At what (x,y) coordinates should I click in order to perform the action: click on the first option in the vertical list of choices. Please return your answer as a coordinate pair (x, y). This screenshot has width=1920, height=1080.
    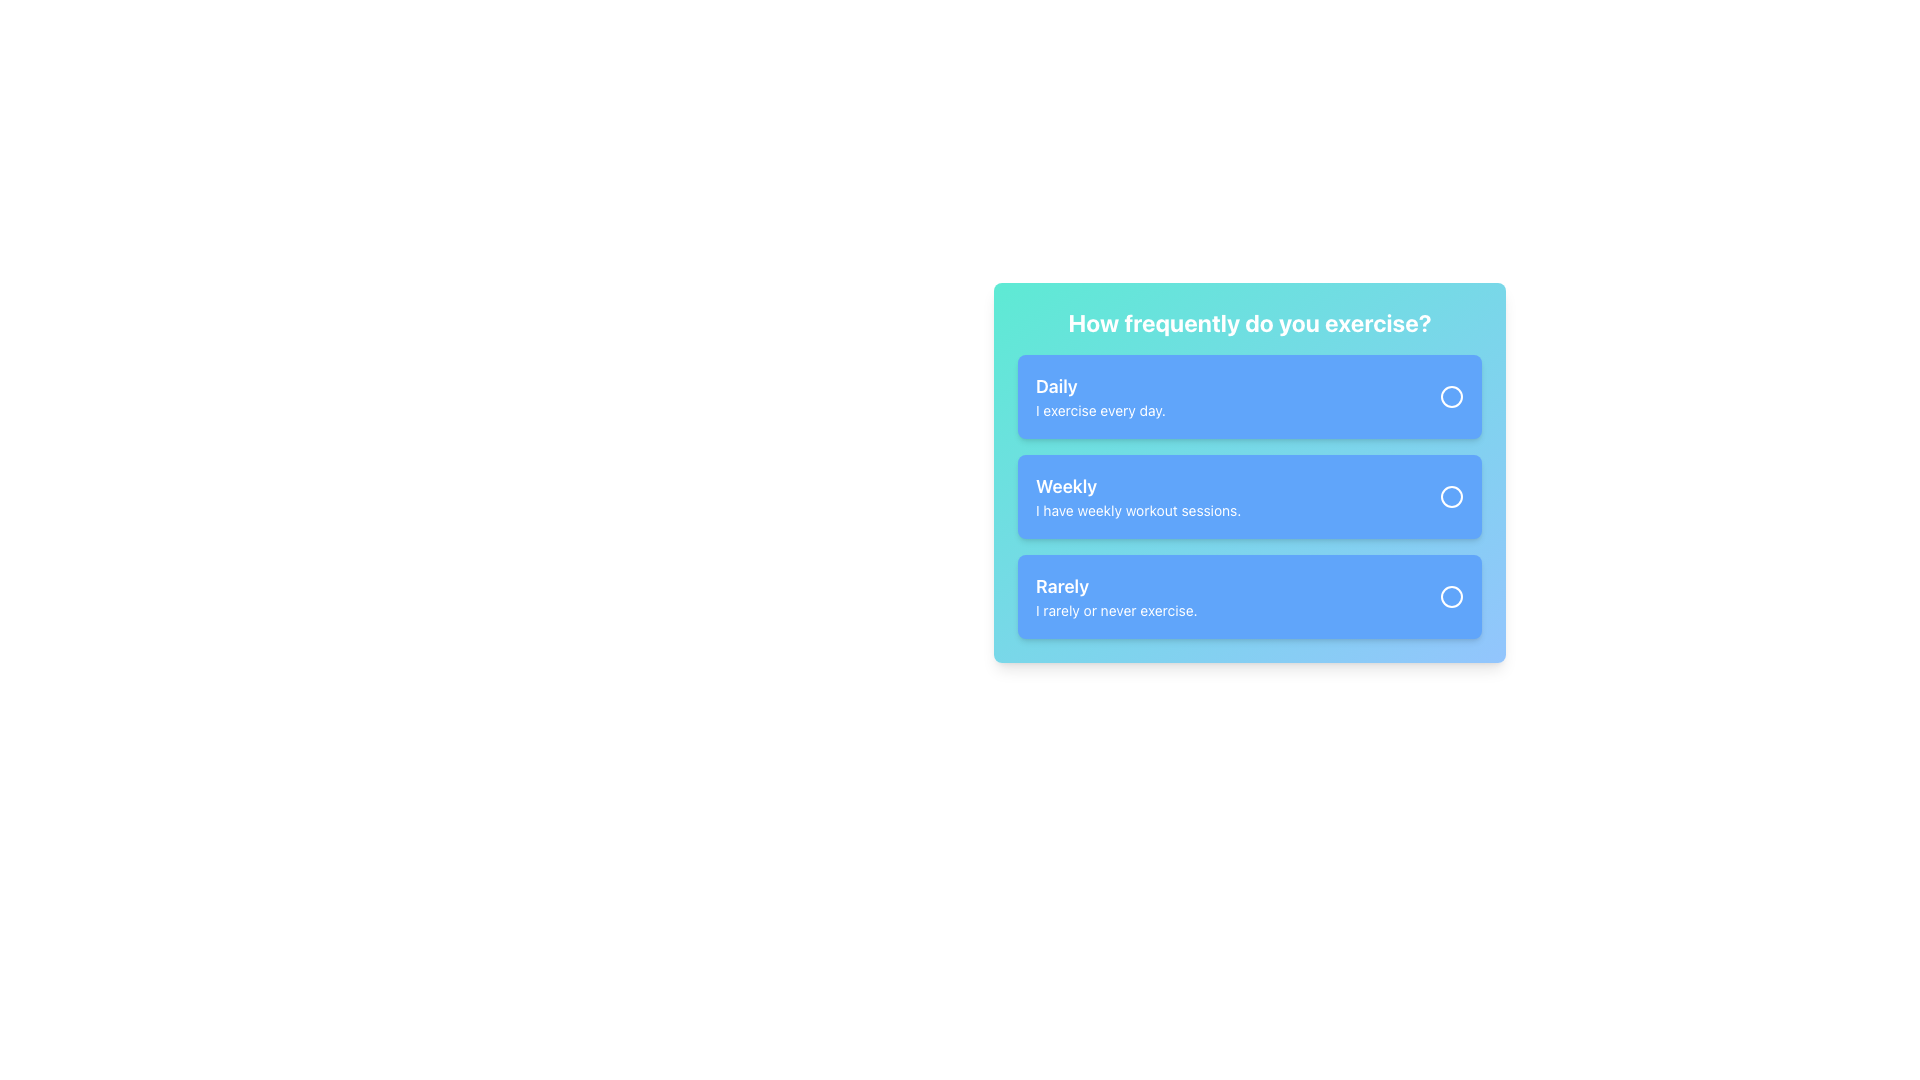
    Looking at the image, I should click on (1099, 397).